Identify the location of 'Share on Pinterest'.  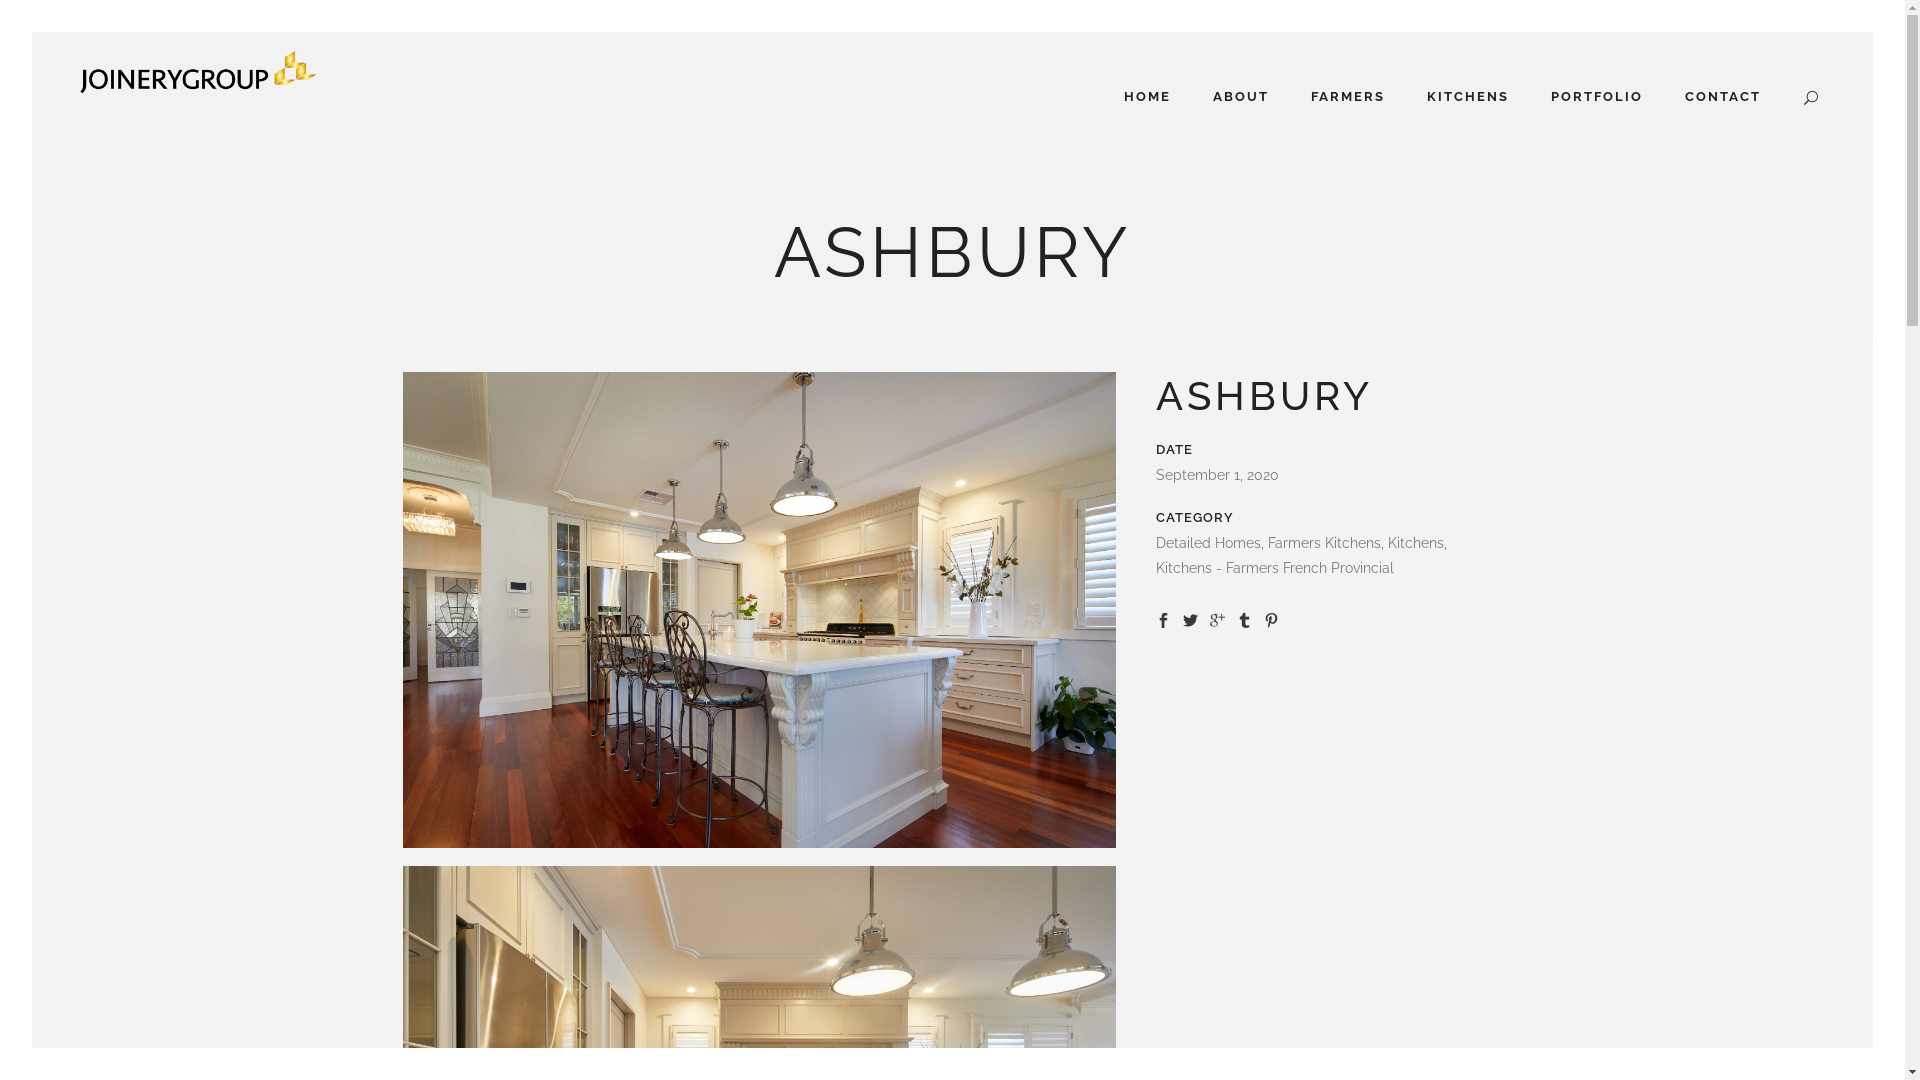
(1262, 617).